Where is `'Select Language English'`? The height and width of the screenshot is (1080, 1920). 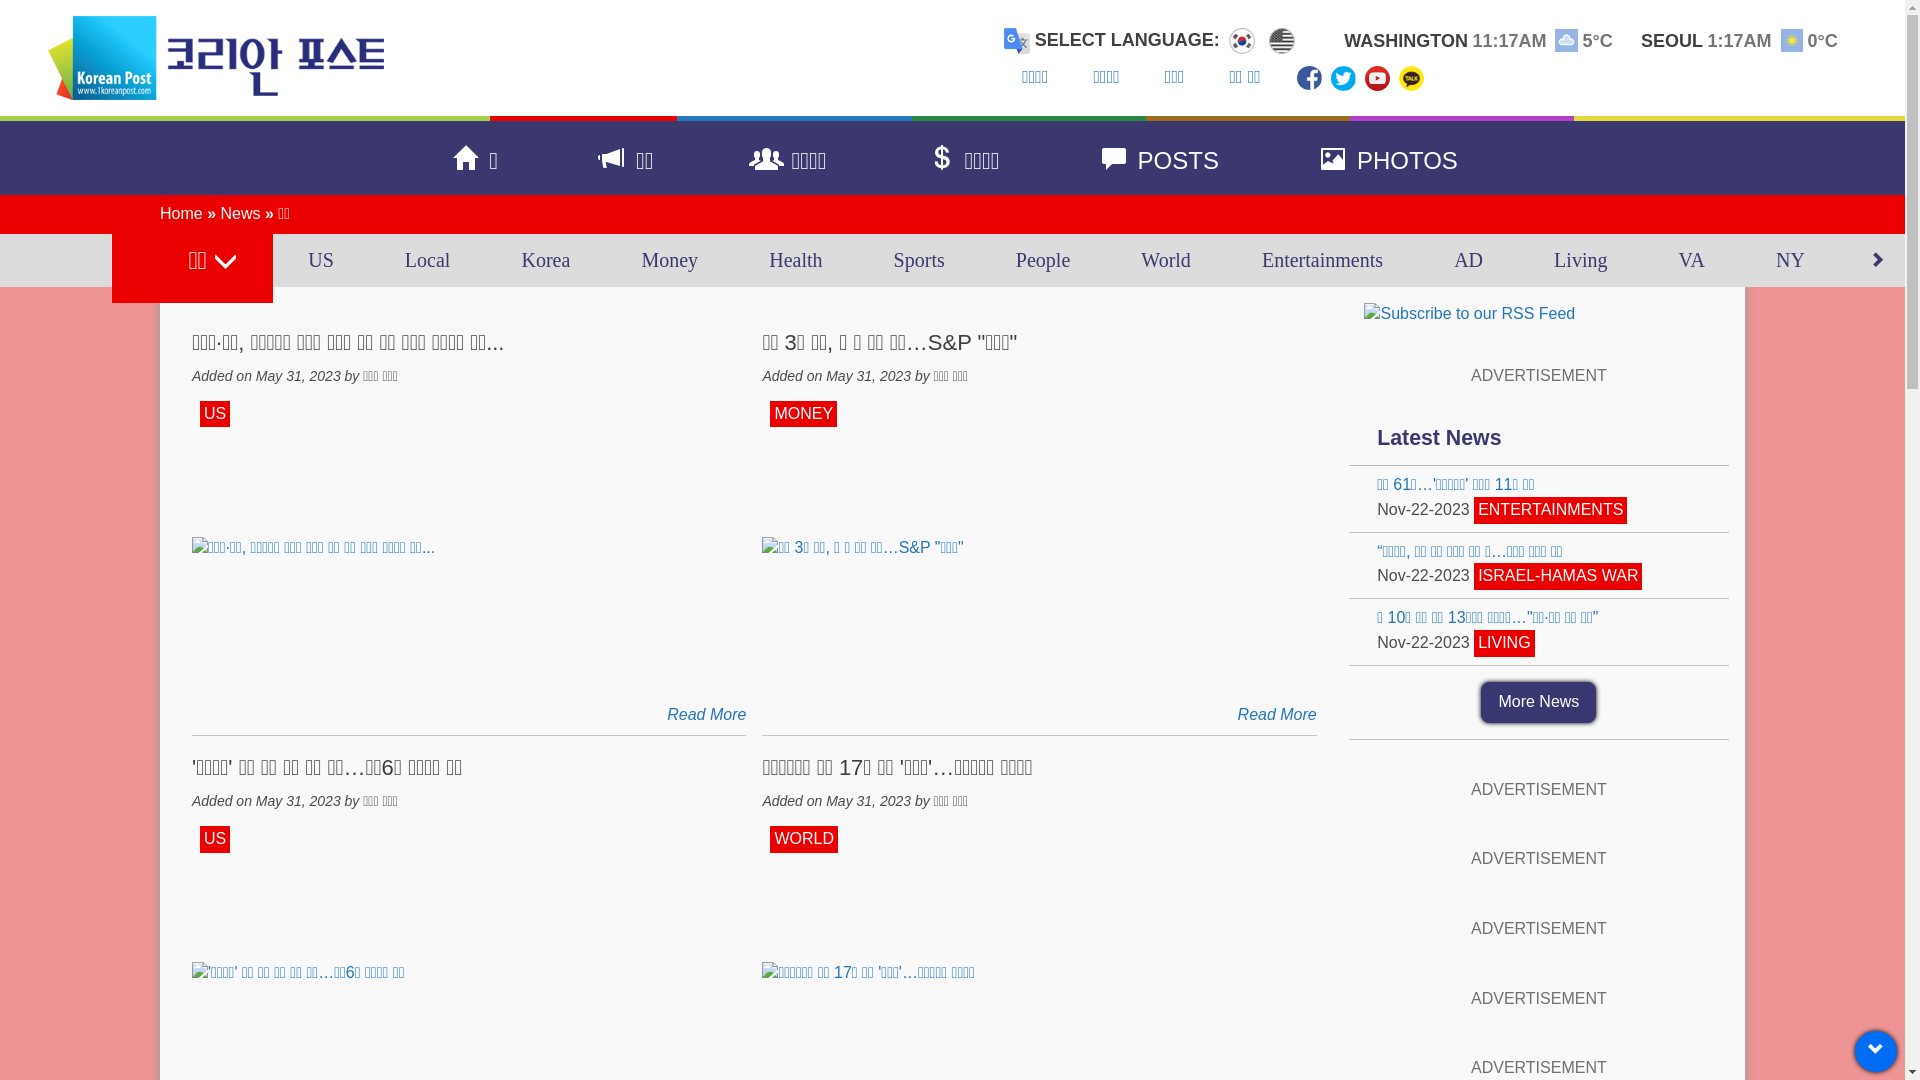 'Select Language English' is located at coordinates (1281, 41).